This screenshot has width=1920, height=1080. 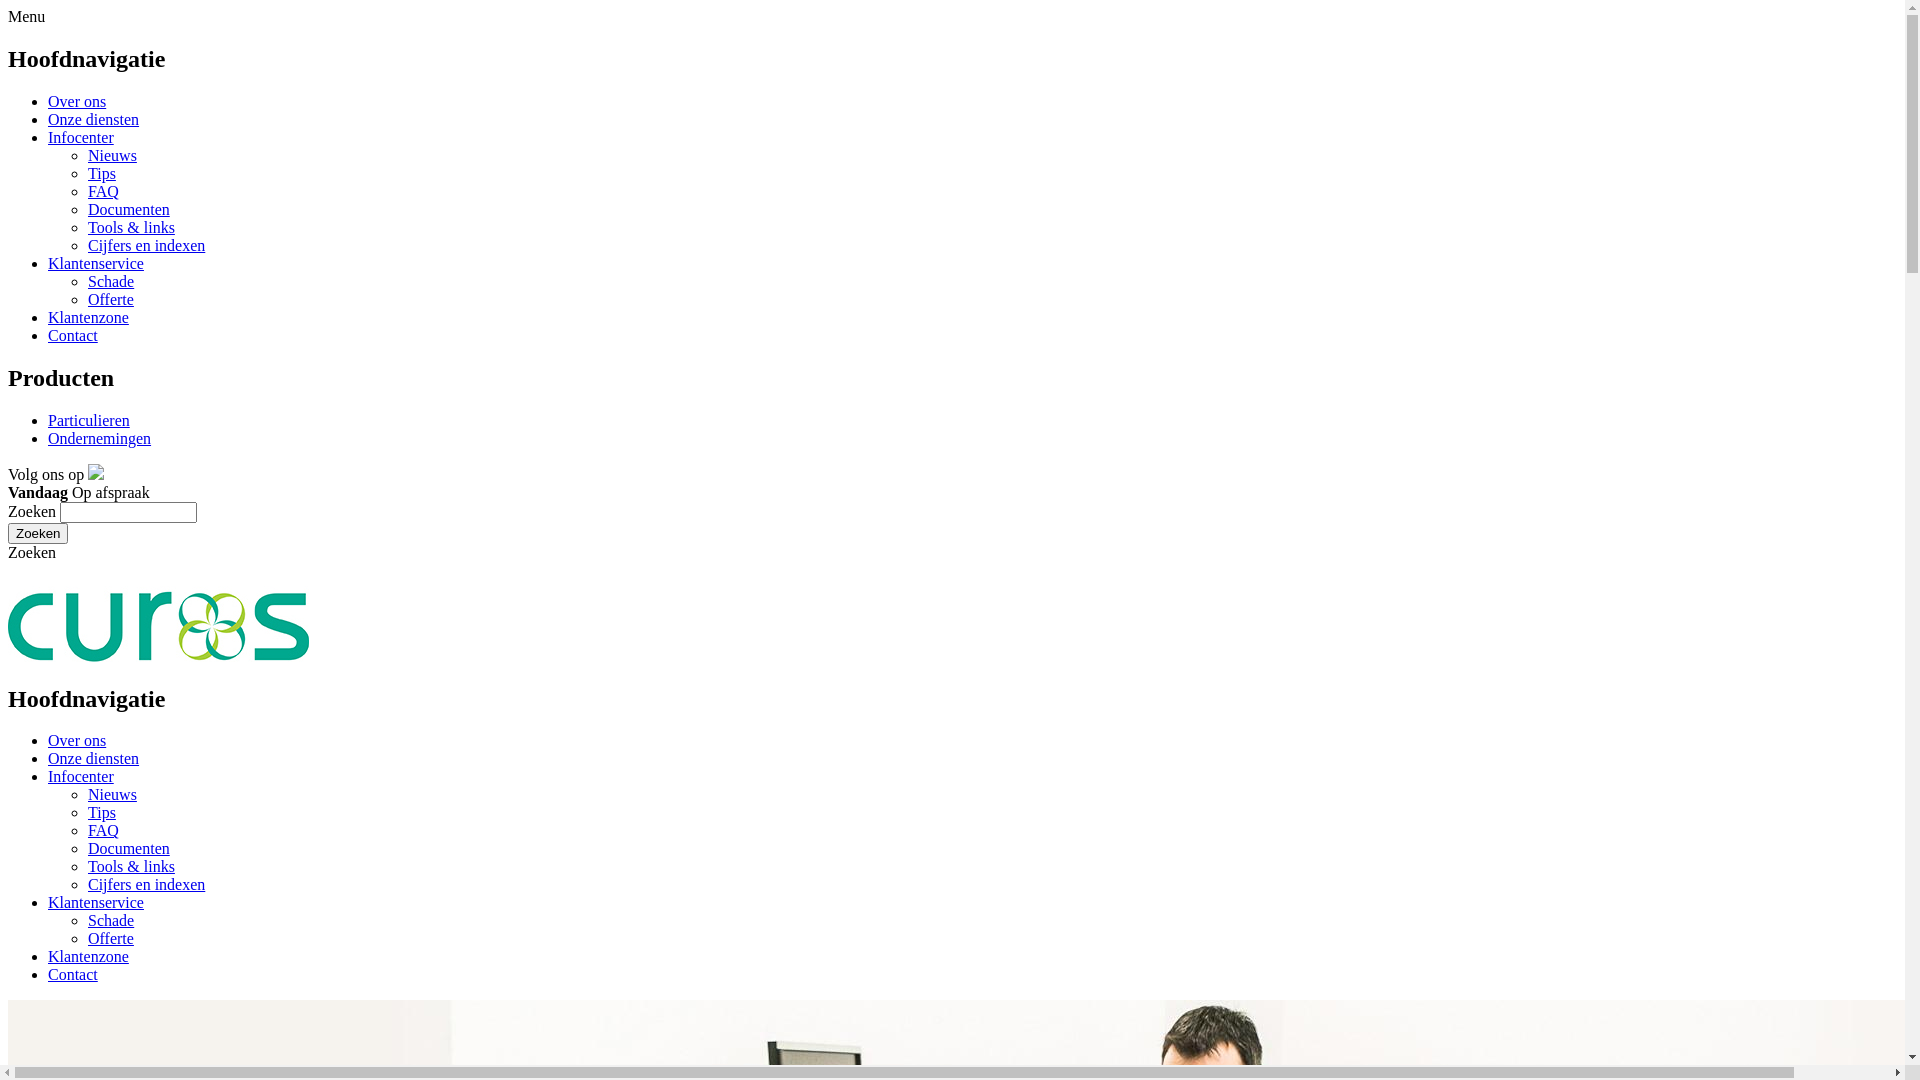 I want to click on 'Tools & links', so click(x=130, y=865).